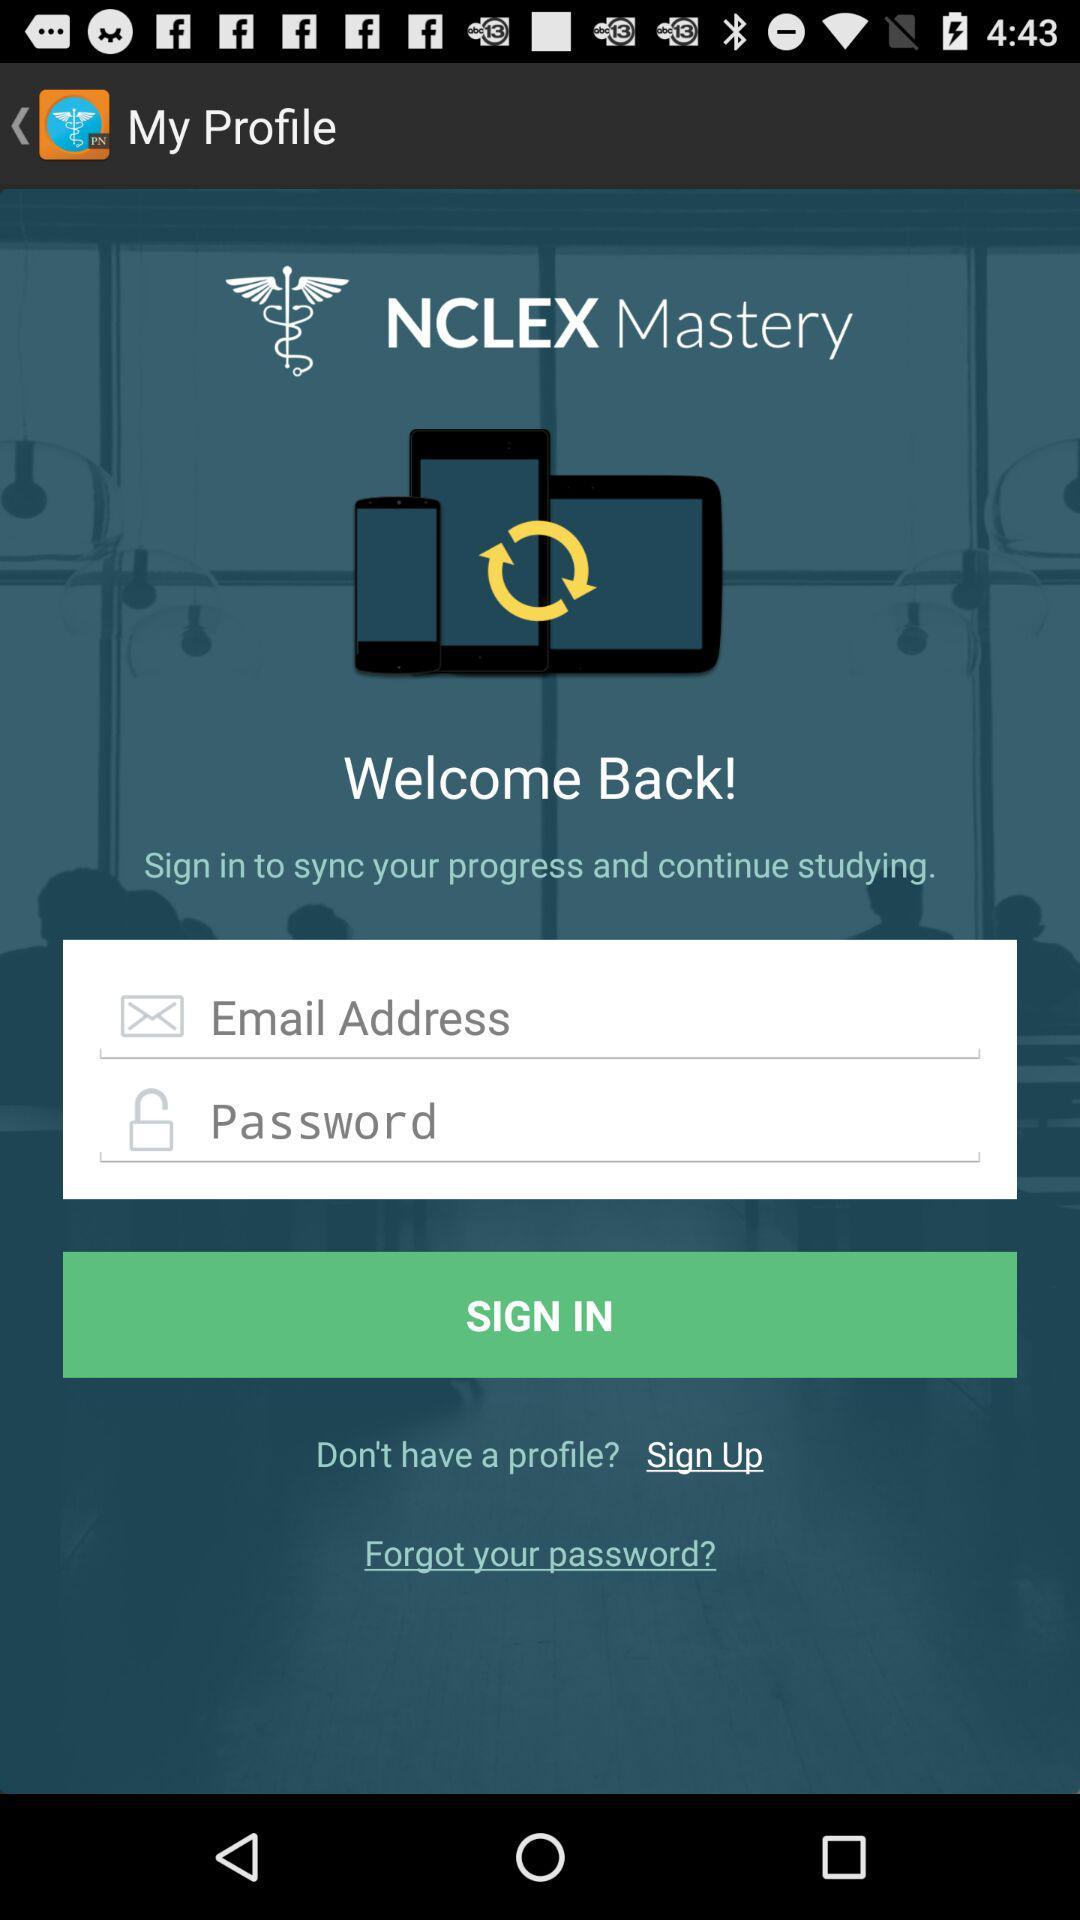 The image size is (1080, 1920). I want to click on creat message, so click(540, 1017).